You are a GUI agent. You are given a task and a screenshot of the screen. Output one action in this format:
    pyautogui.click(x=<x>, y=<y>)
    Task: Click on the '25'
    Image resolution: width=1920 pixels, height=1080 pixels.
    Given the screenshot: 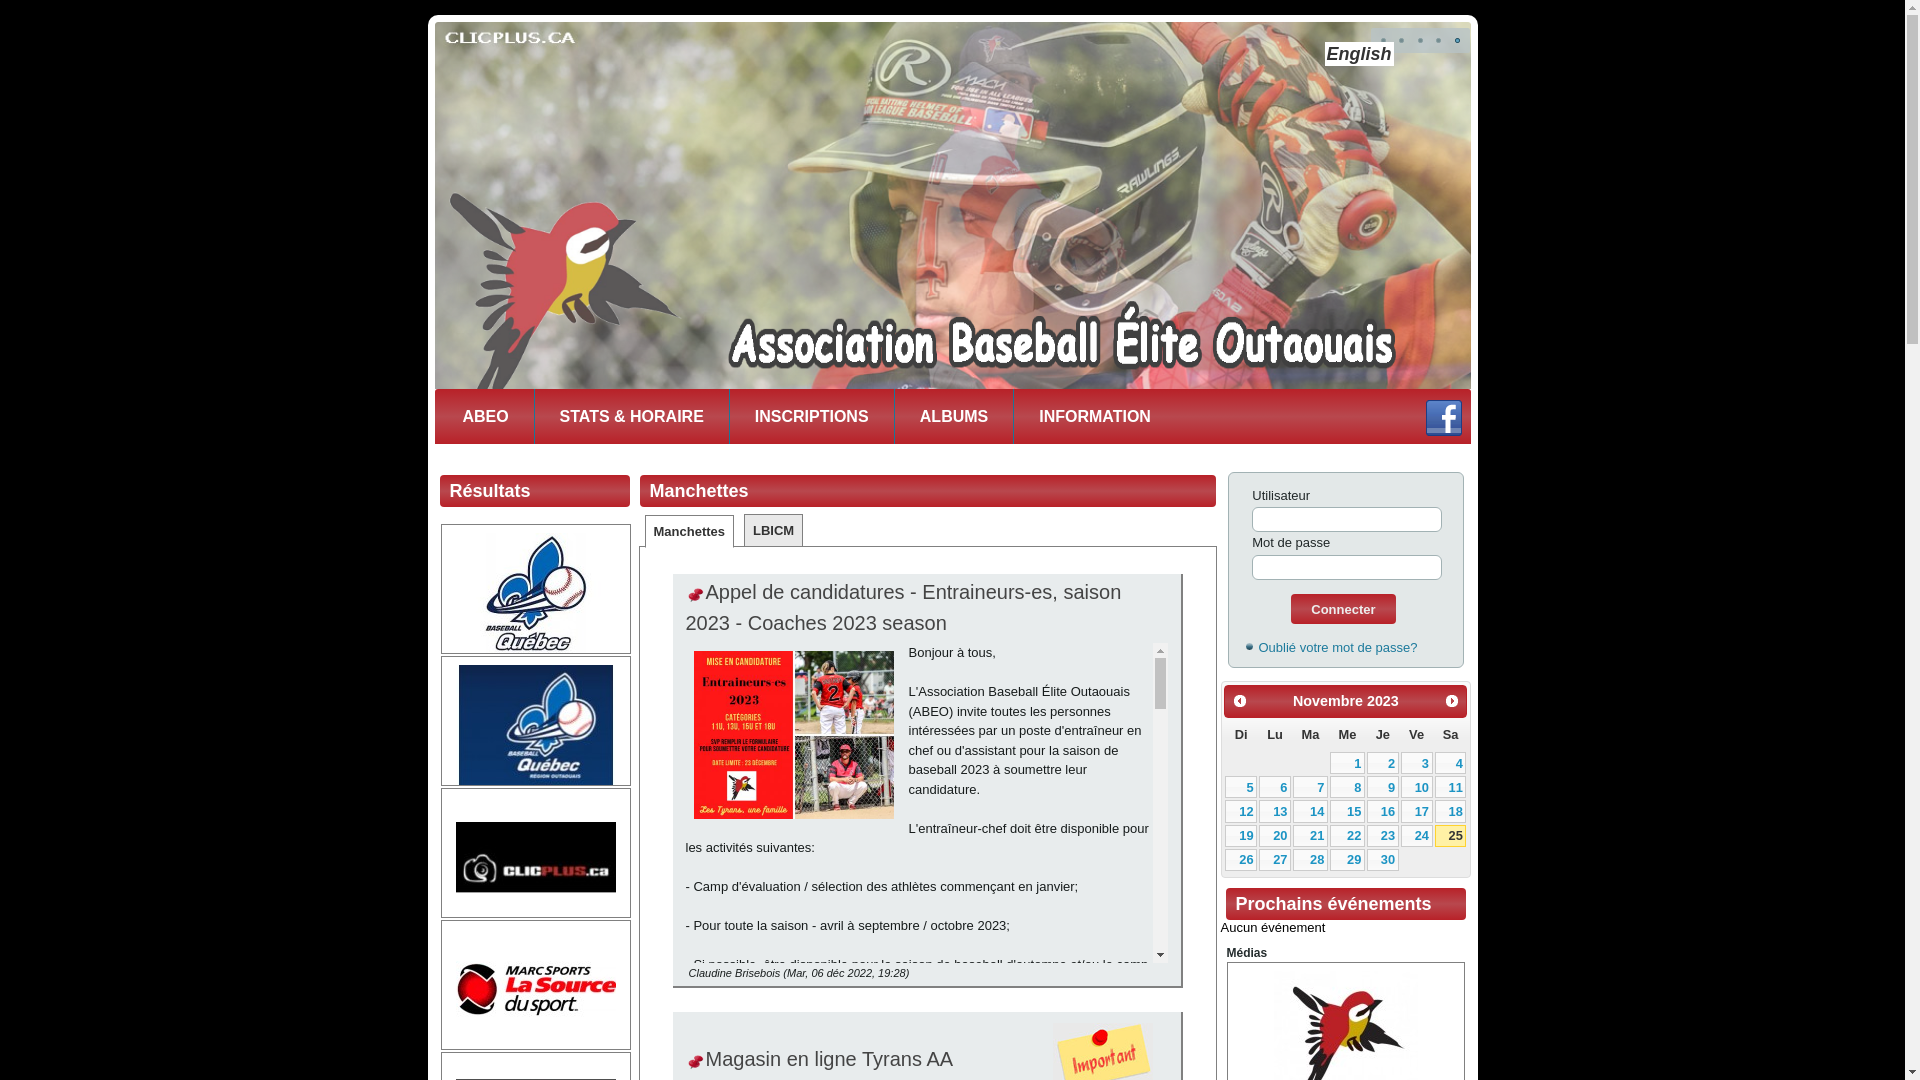 What is the action you would take?
    pyautogui.click(x=1450, y=836)
    